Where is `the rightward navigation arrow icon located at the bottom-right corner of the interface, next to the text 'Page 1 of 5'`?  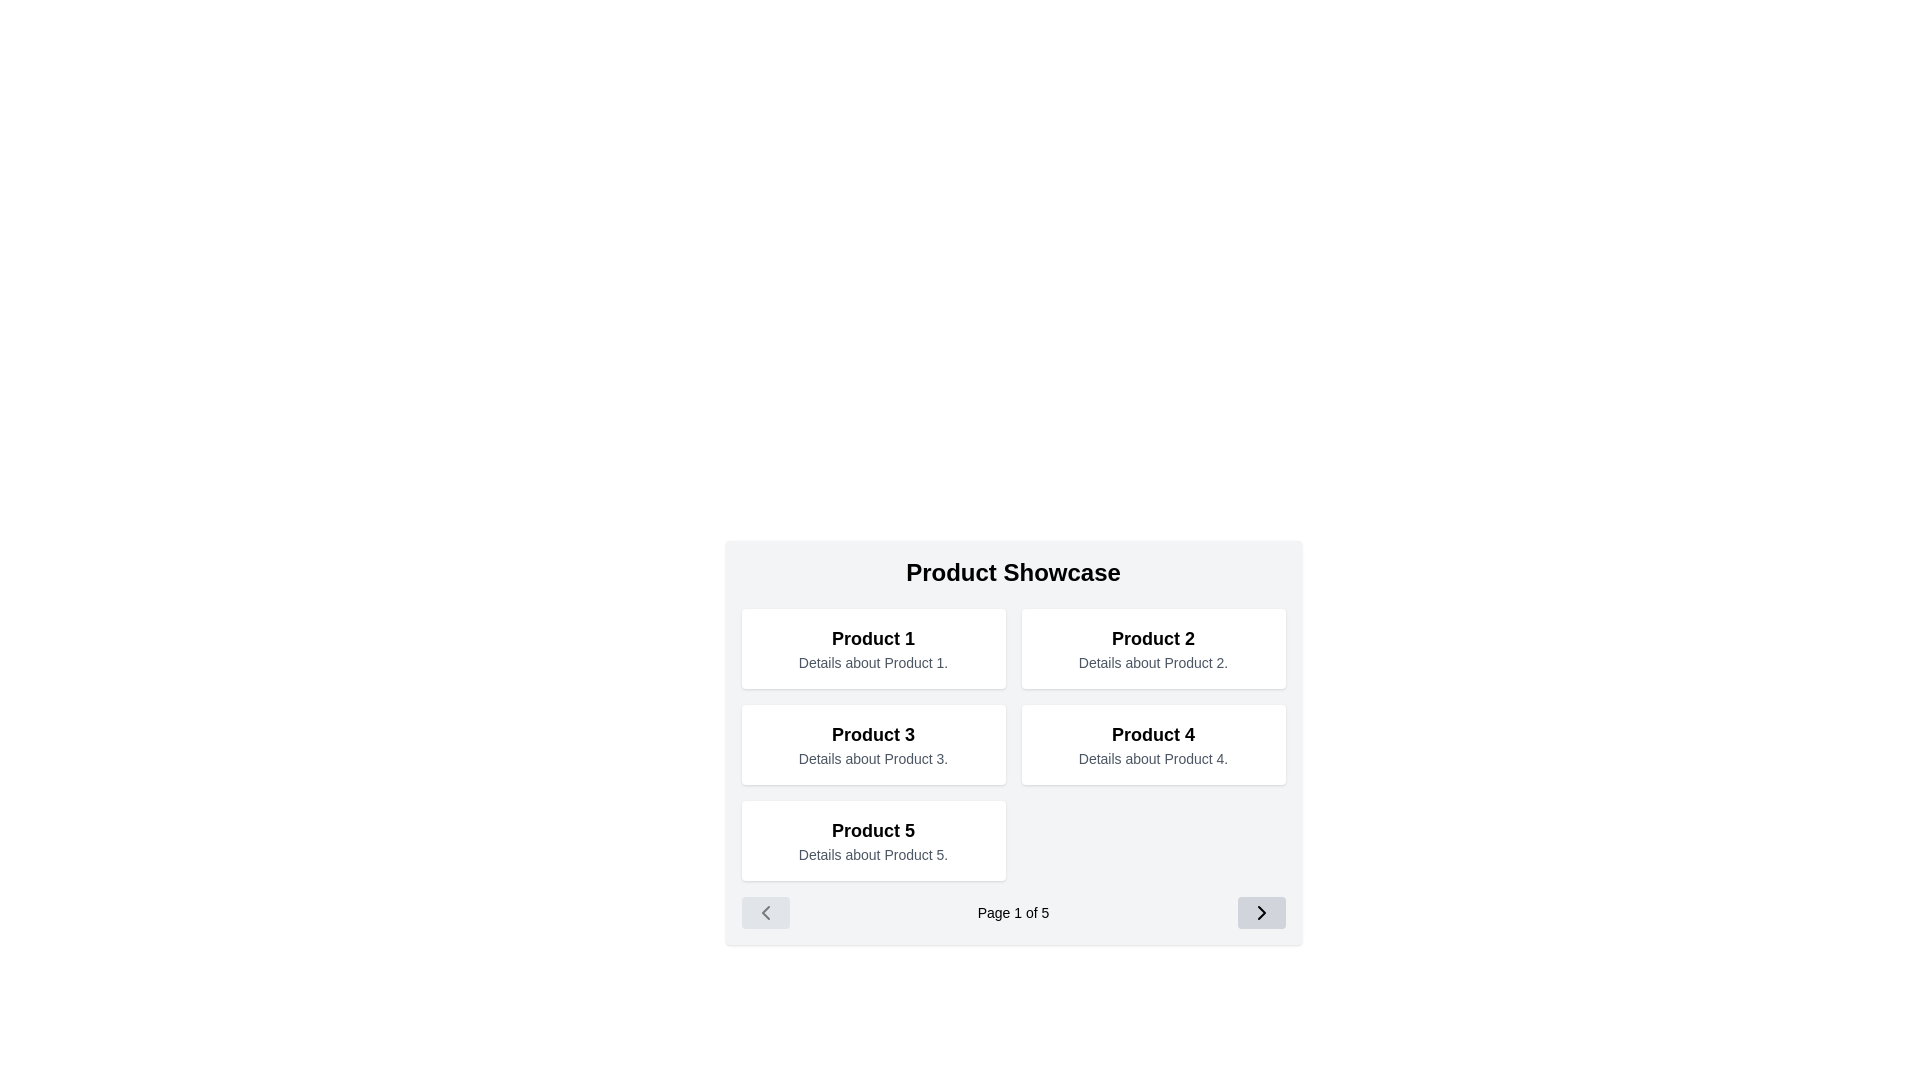
the rightward navigation arrow icon located at the bottom-right corner of the interface, next to the text 'Page 1 of 5' is located at coordinates (1260, 913).